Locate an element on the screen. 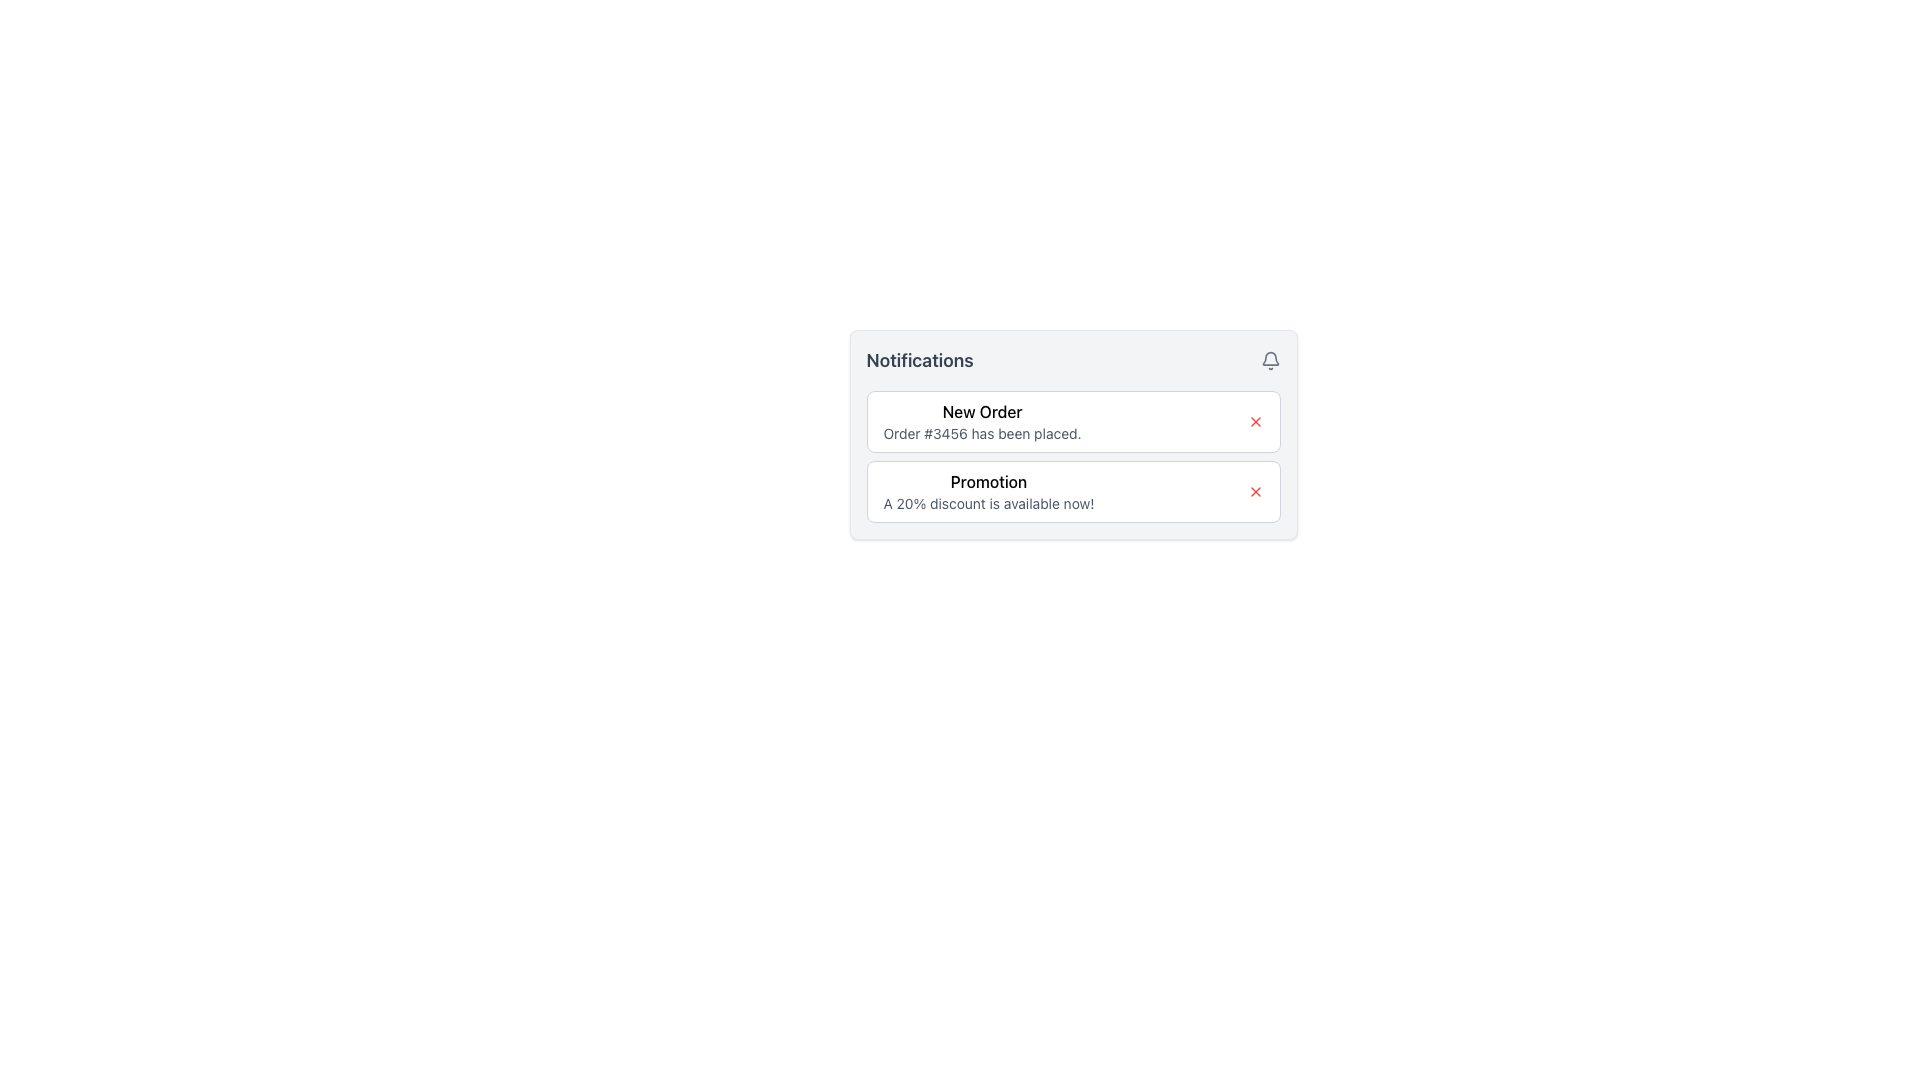 The height and width of the screenshot is (1080, 1920). the text display element that shows additional information about the completed order under the 'New Order' notification is located at coordinates (982, 433).